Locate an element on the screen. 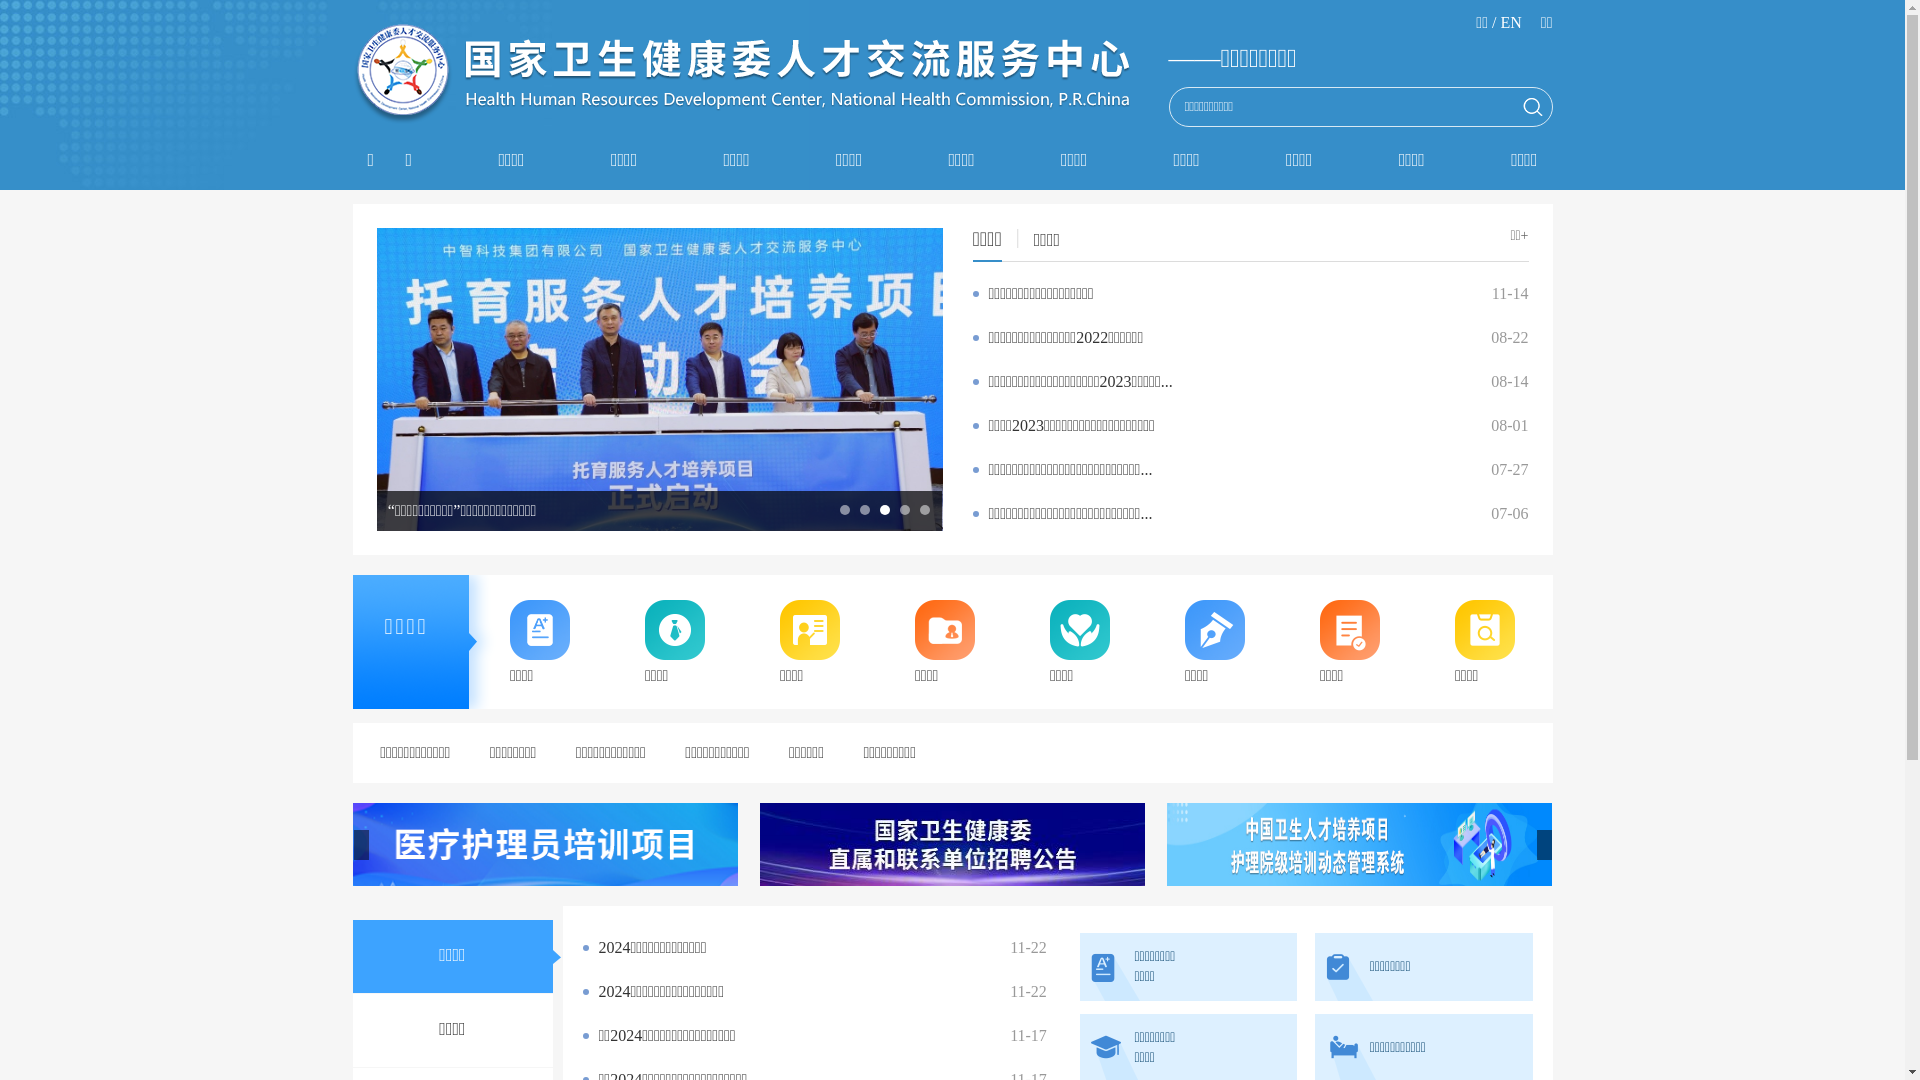 The width and height of the screenshot is (1920, 1080). 'EN' is located at coordinates (1499, 22).